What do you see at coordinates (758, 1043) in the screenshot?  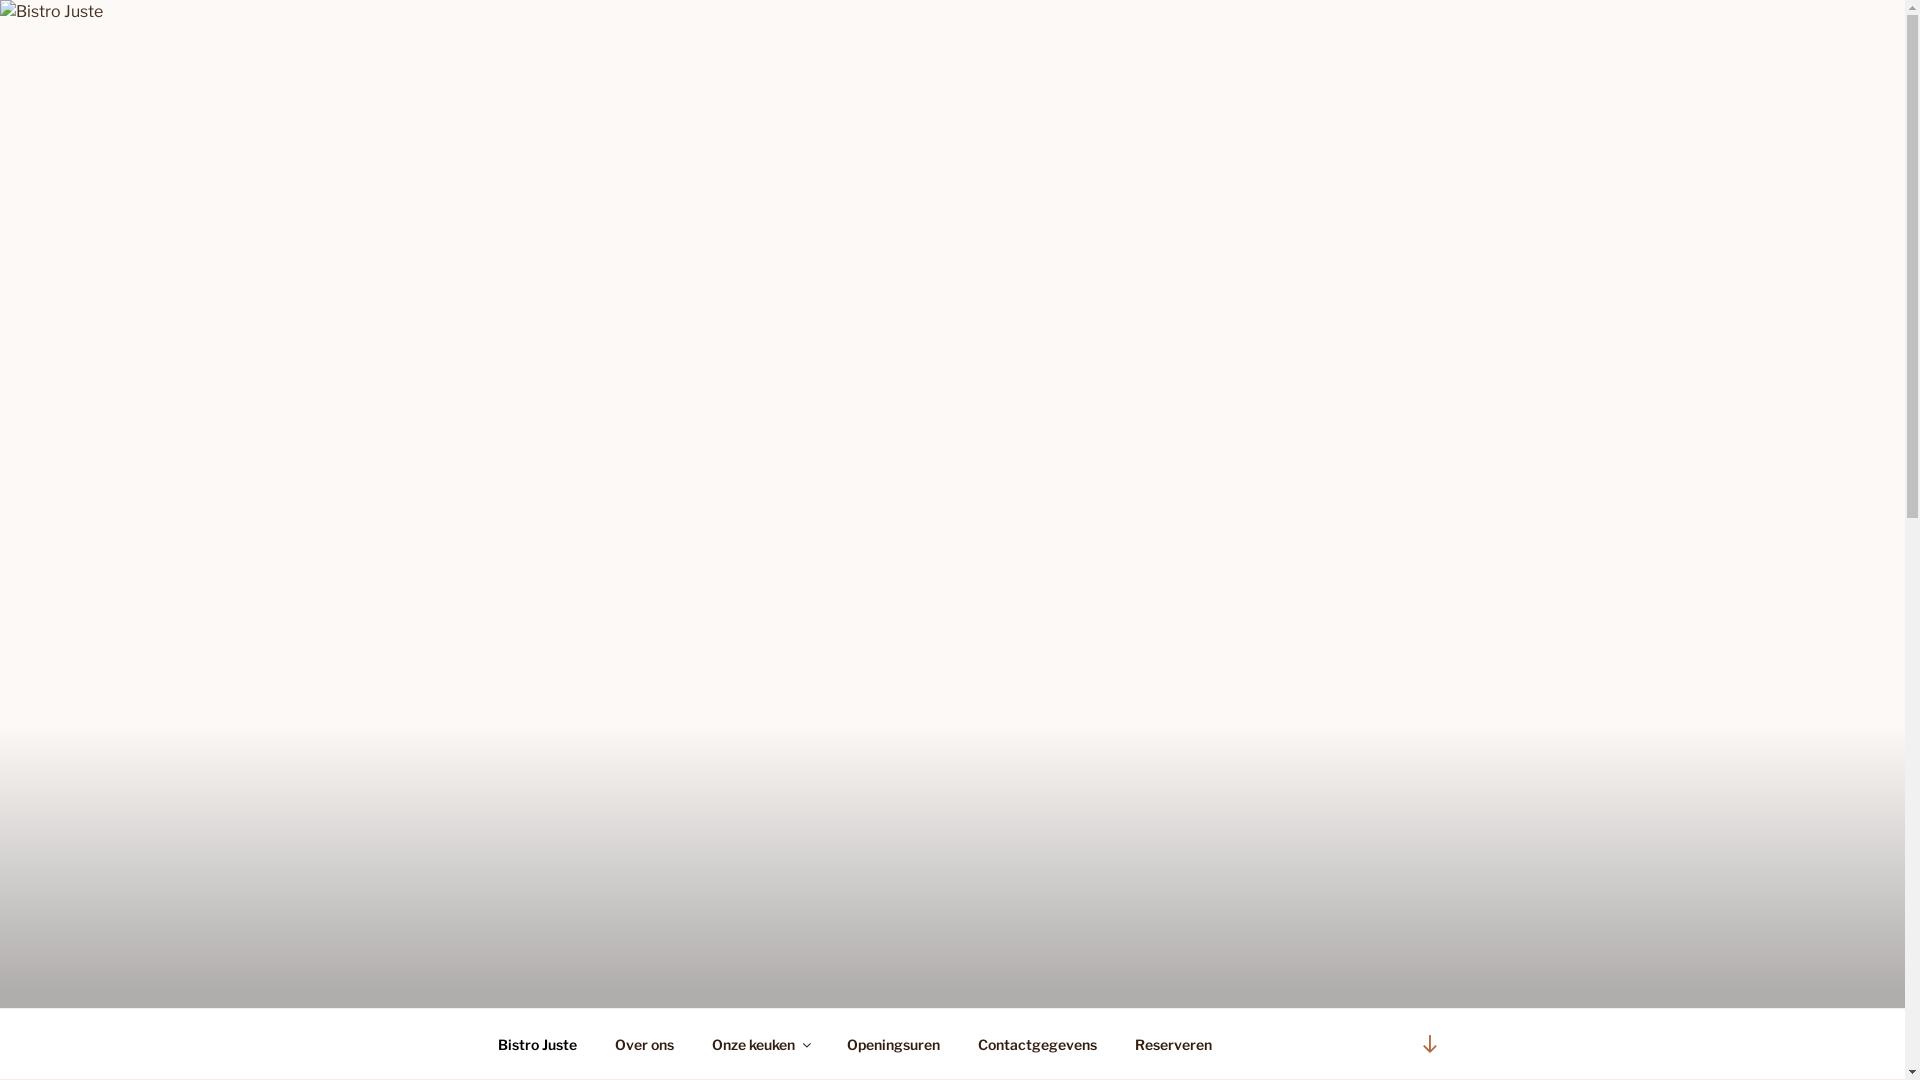 I see `'Onze keuken'` at bounding box center [758, 1043].